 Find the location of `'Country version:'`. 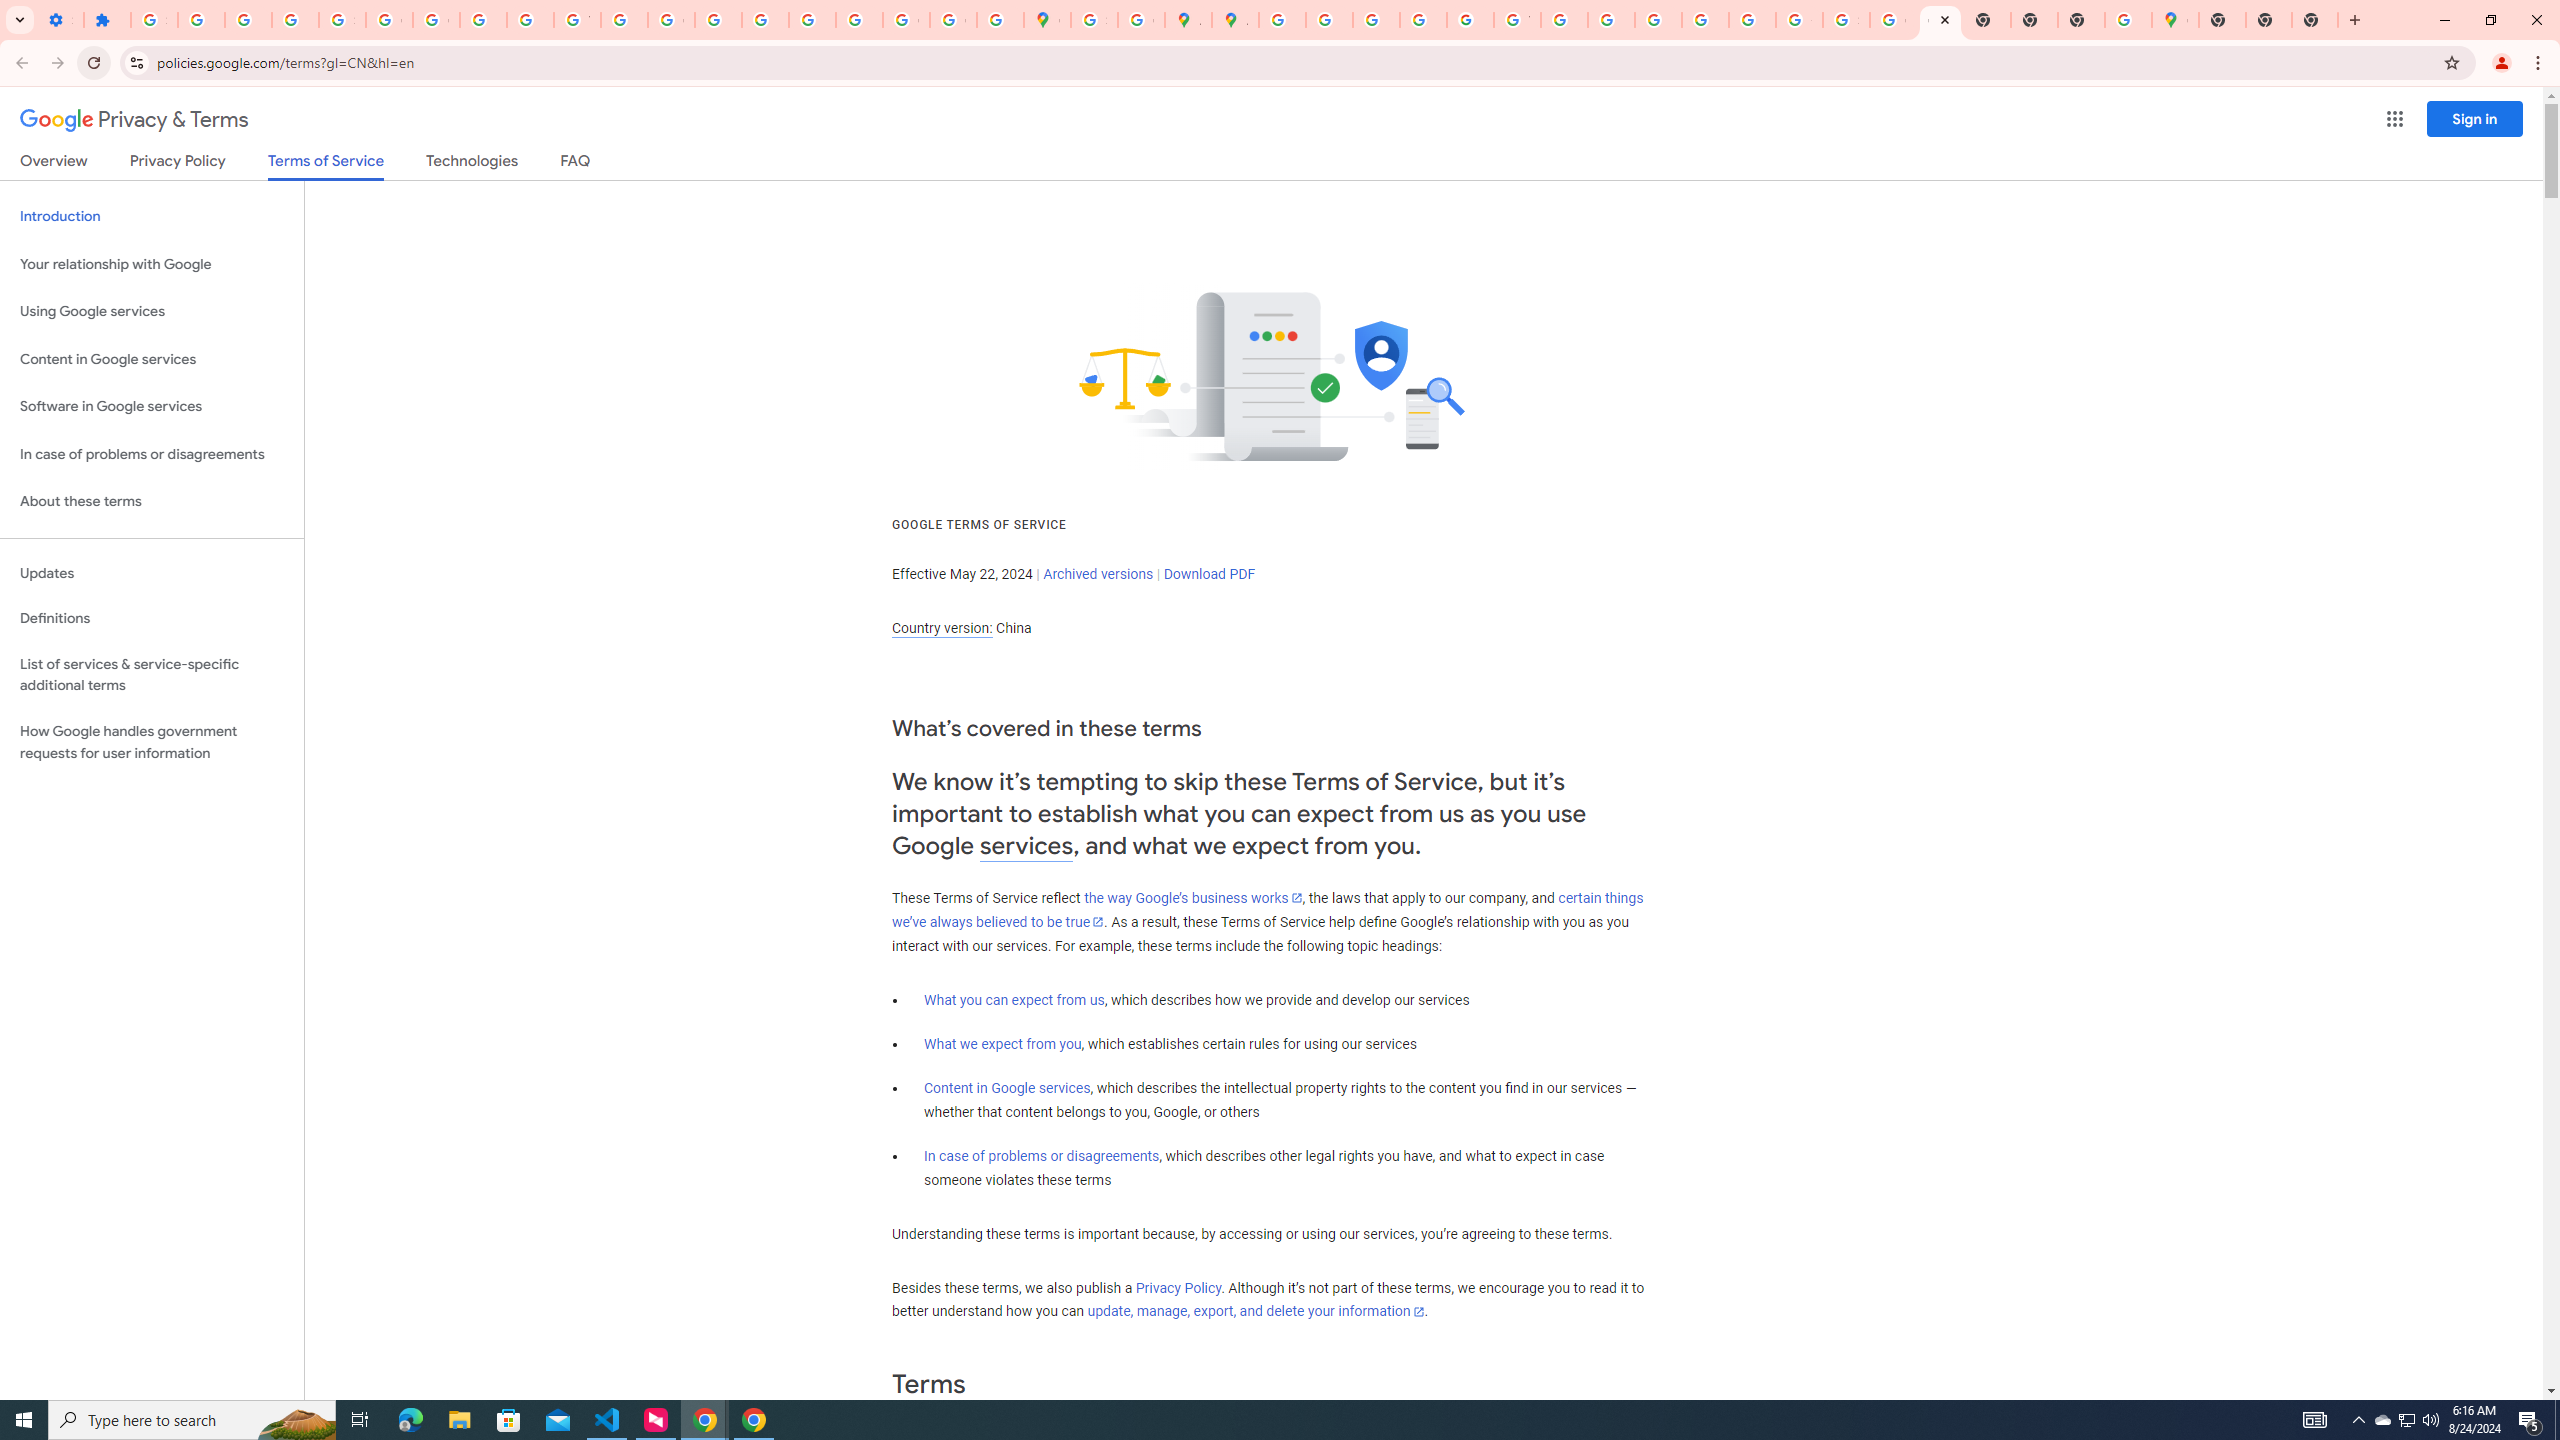

'Country version:' is located at coordinates (941, 628).